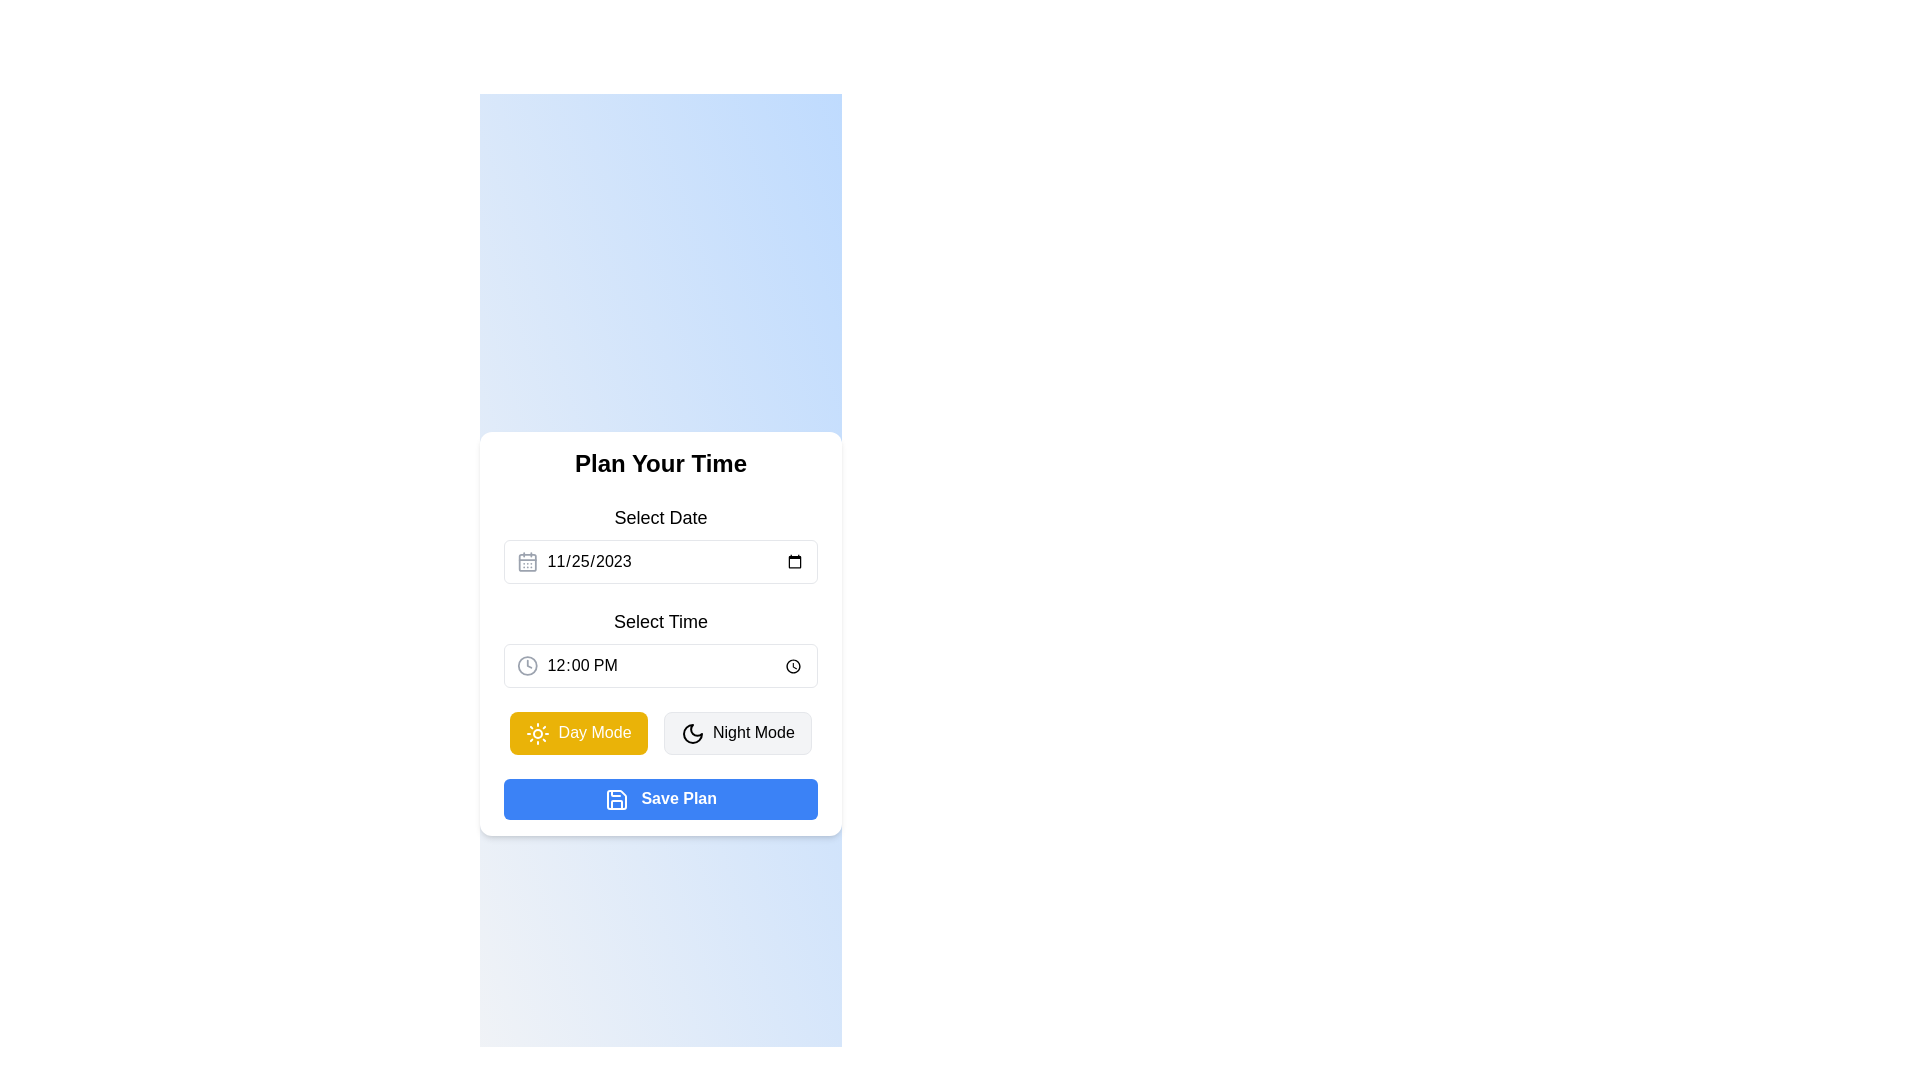 The width and height of the screenshot is (1920, 1080). I want to click on the circular clock icon with a gray outline, located to the left of the text '12:00 PM', so click(527, 666).